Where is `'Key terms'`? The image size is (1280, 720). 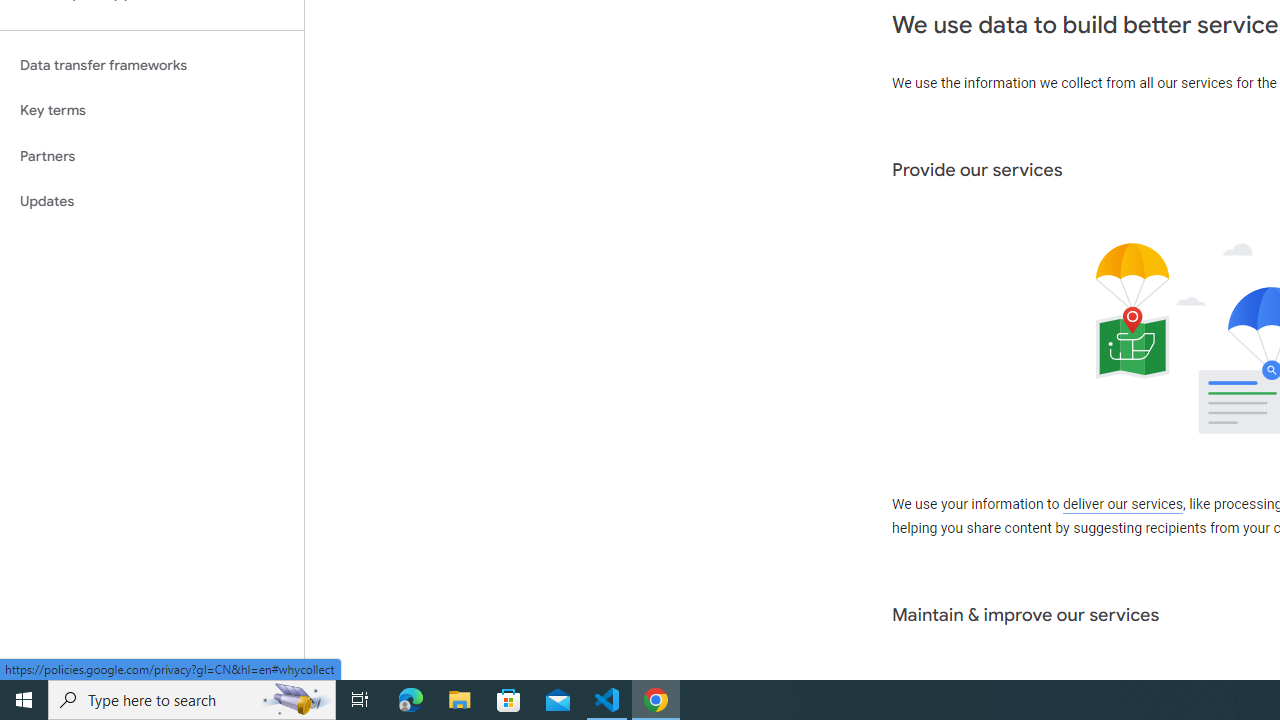 'Key terms' is located at coordinates (151, 110).